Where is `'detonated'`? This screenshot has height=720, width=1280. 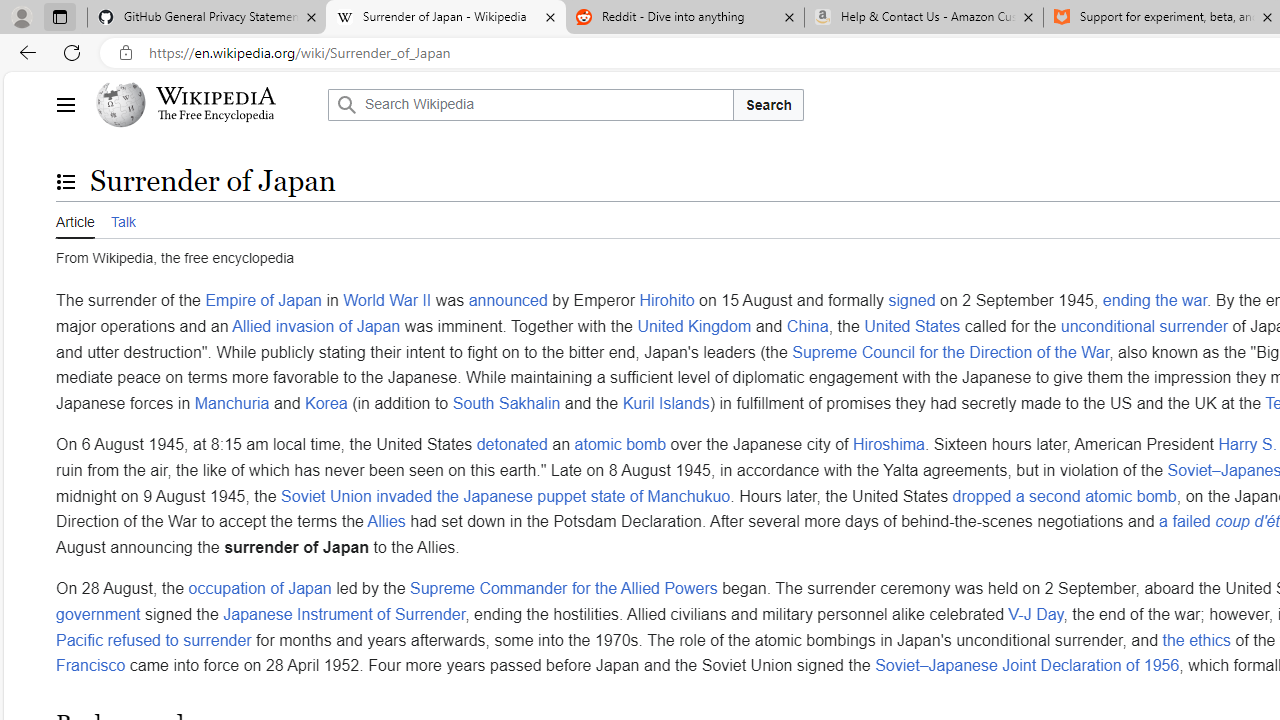 'detonated' is located at coordinates (512, 444).